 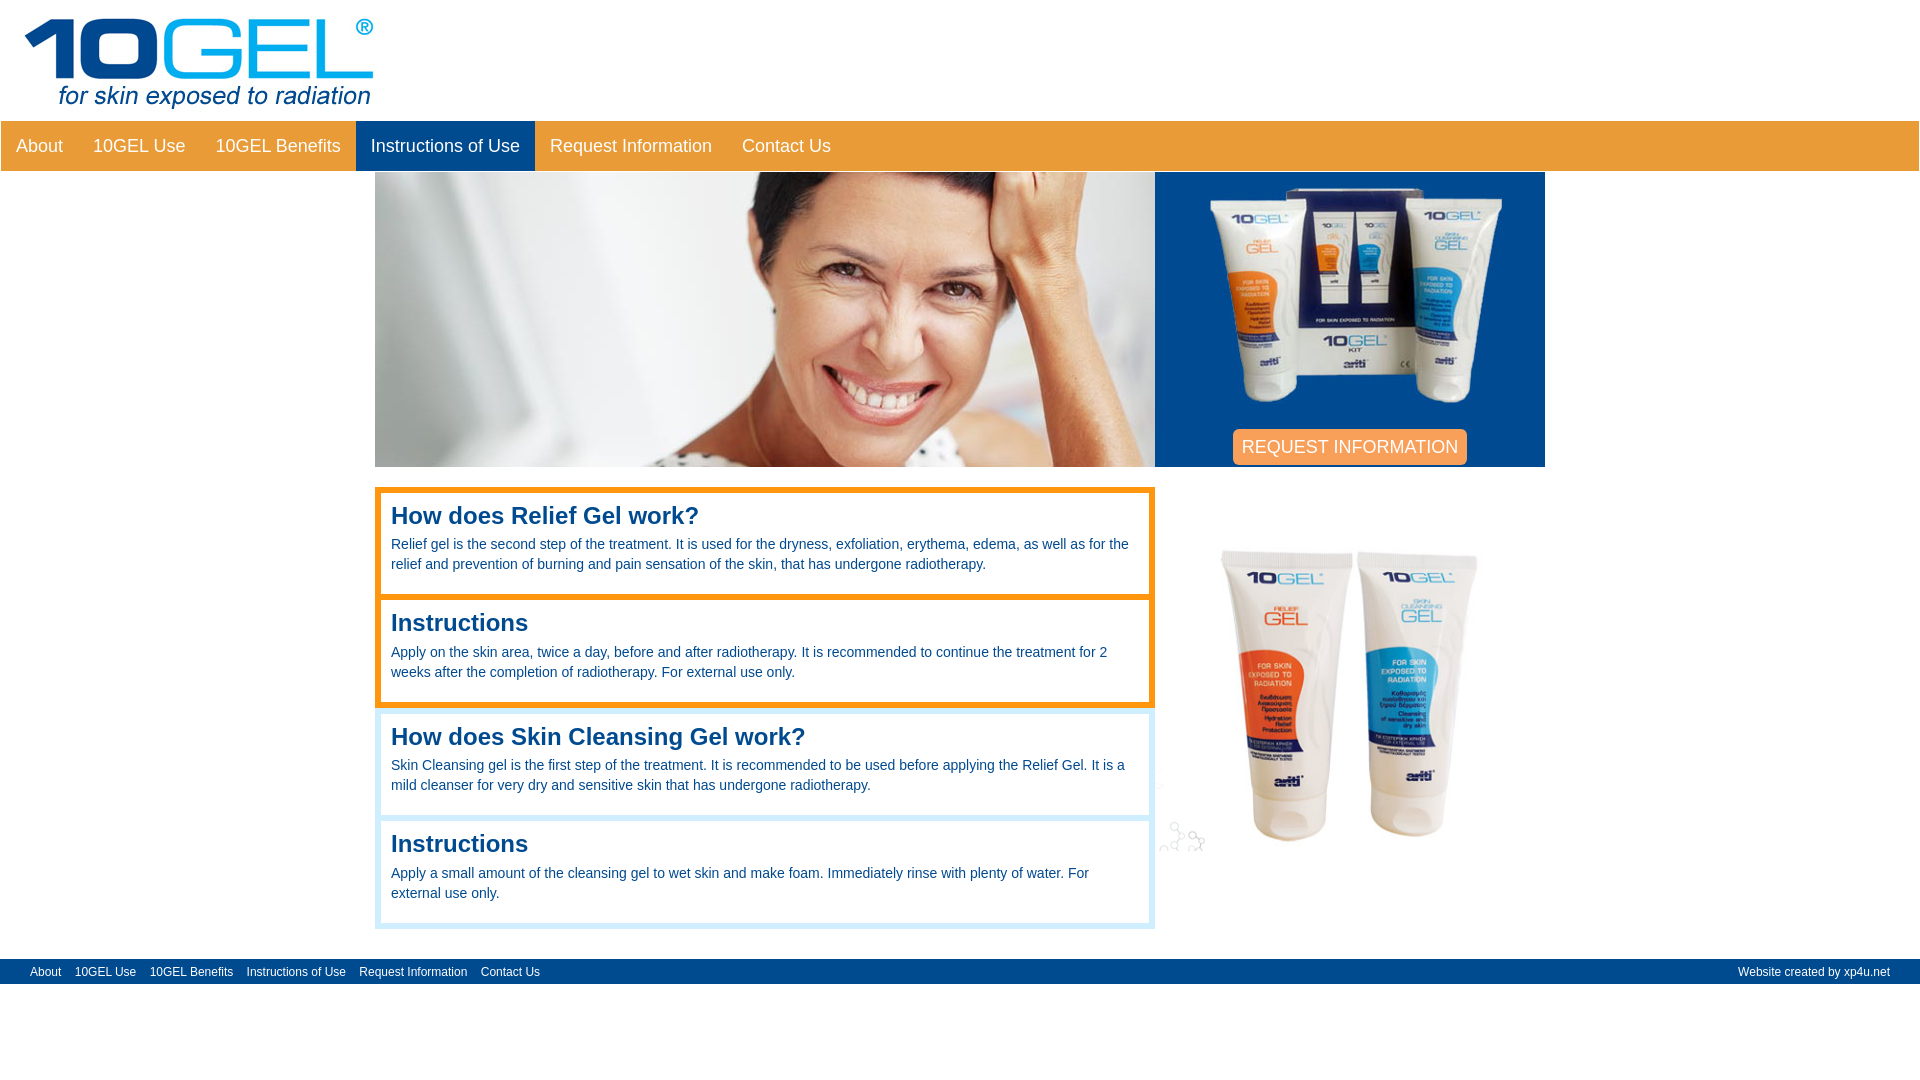 I want to click on '10GEL Use', so click(x=104, y=971).